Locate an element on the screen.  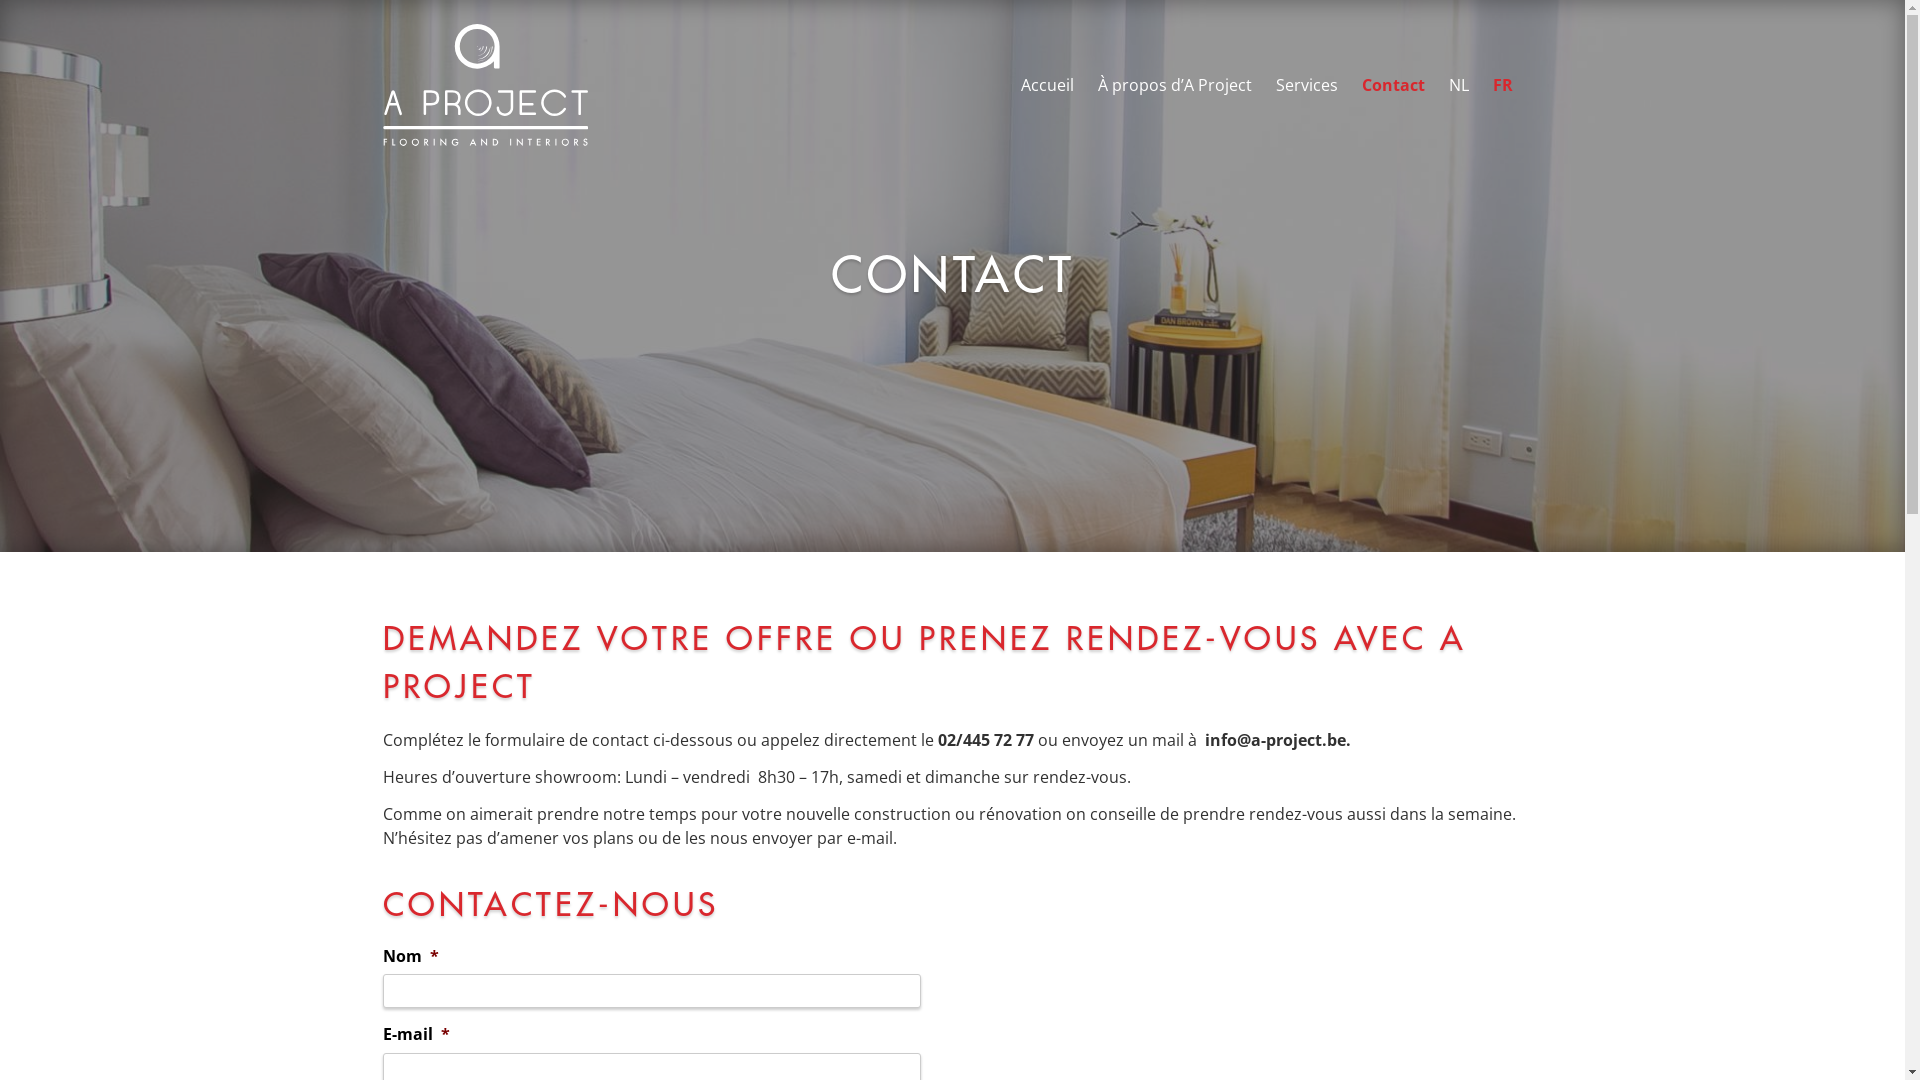
'NL' is located at coordinates (1458, 83).